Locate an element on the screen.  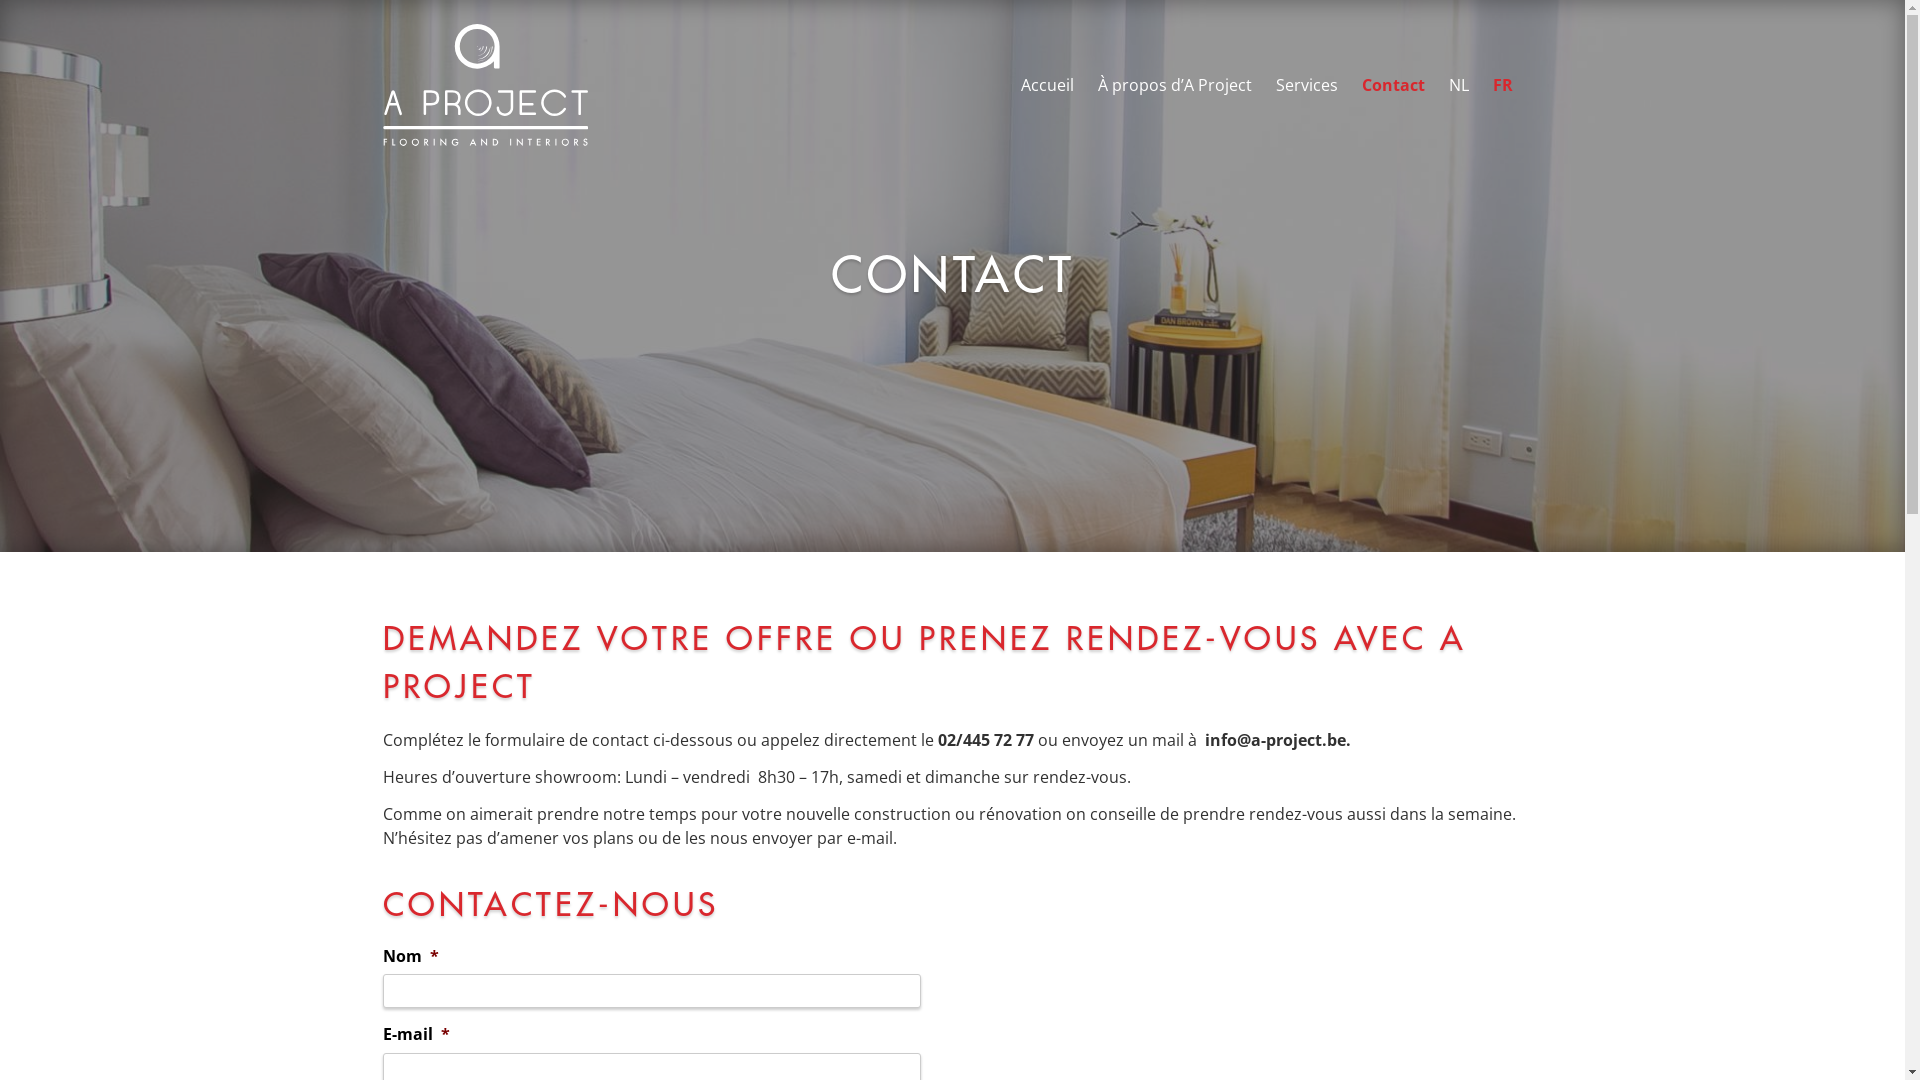
'NL' is located at coordinates (1458, 83).